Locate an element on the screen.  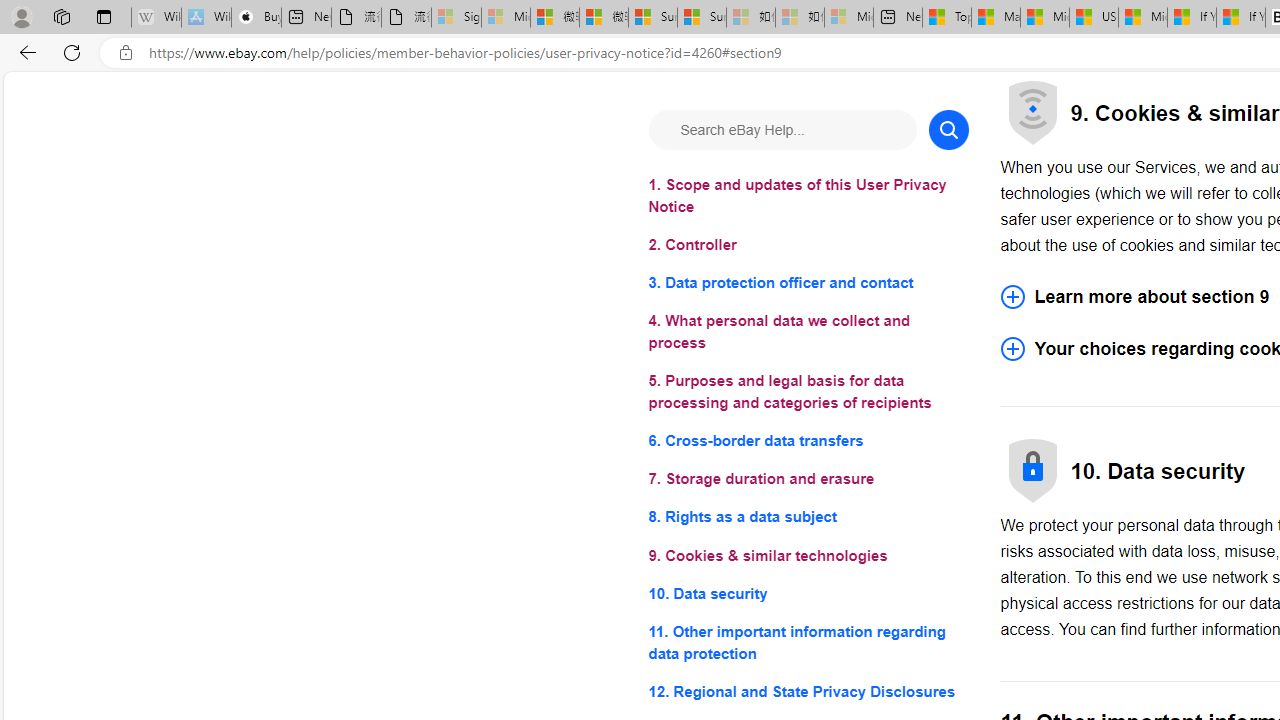
'12. Regional and State Privacy Disclosures' is located at coordinates (808, 690).